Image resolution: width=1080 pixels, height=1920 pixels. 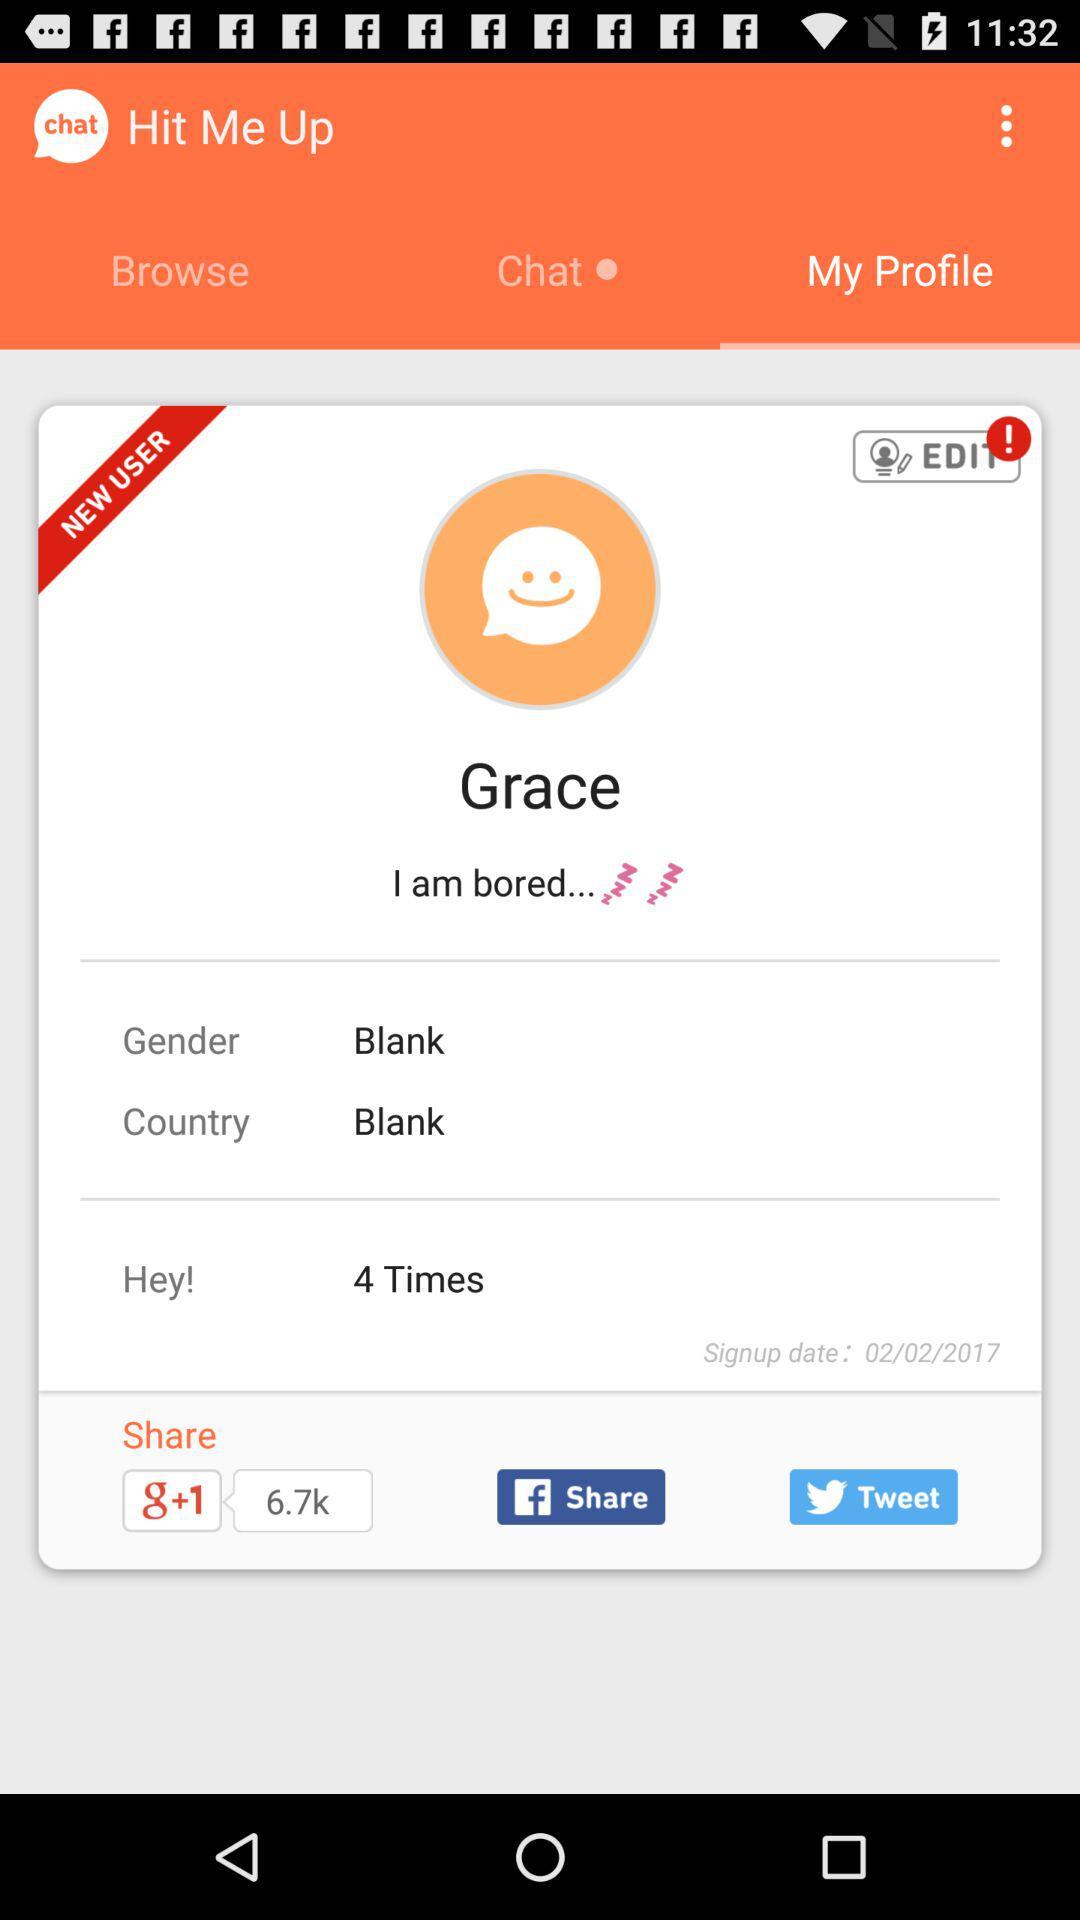 I want to click on twitter link share button, so click(x=872, y=1497).